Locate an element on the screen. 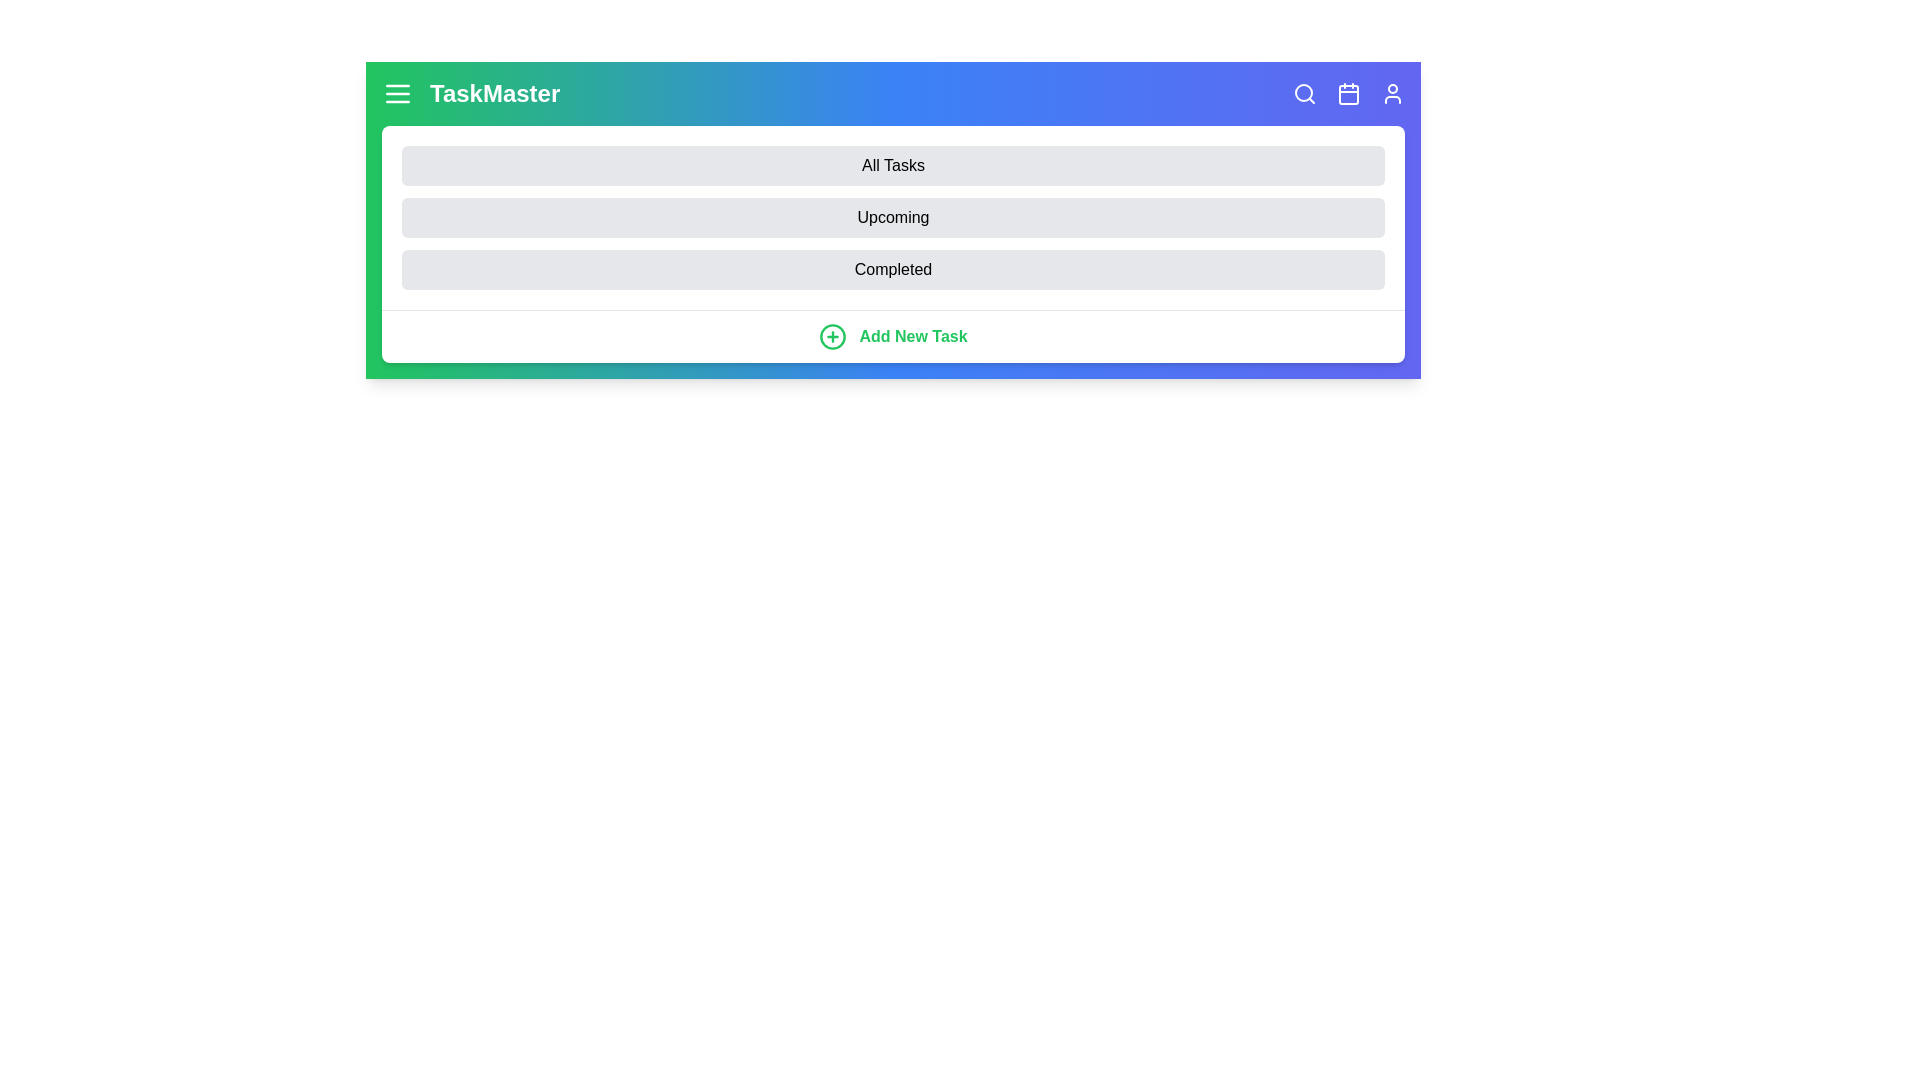  the search icon to access the search functionality is located at coordinates (1305, 93).